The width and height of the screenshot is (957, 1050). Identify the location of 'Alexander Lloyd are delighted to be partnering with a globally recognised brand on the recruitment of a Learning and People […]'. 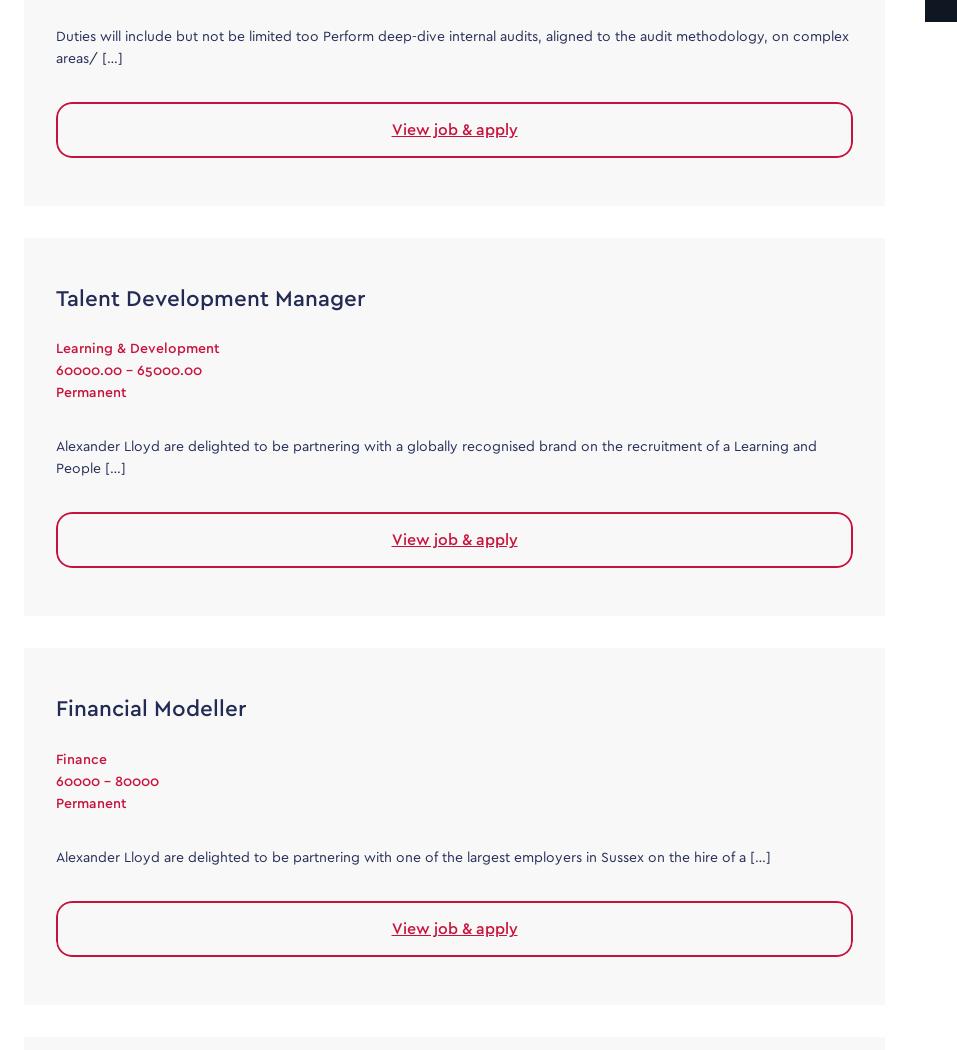
(435, 458).